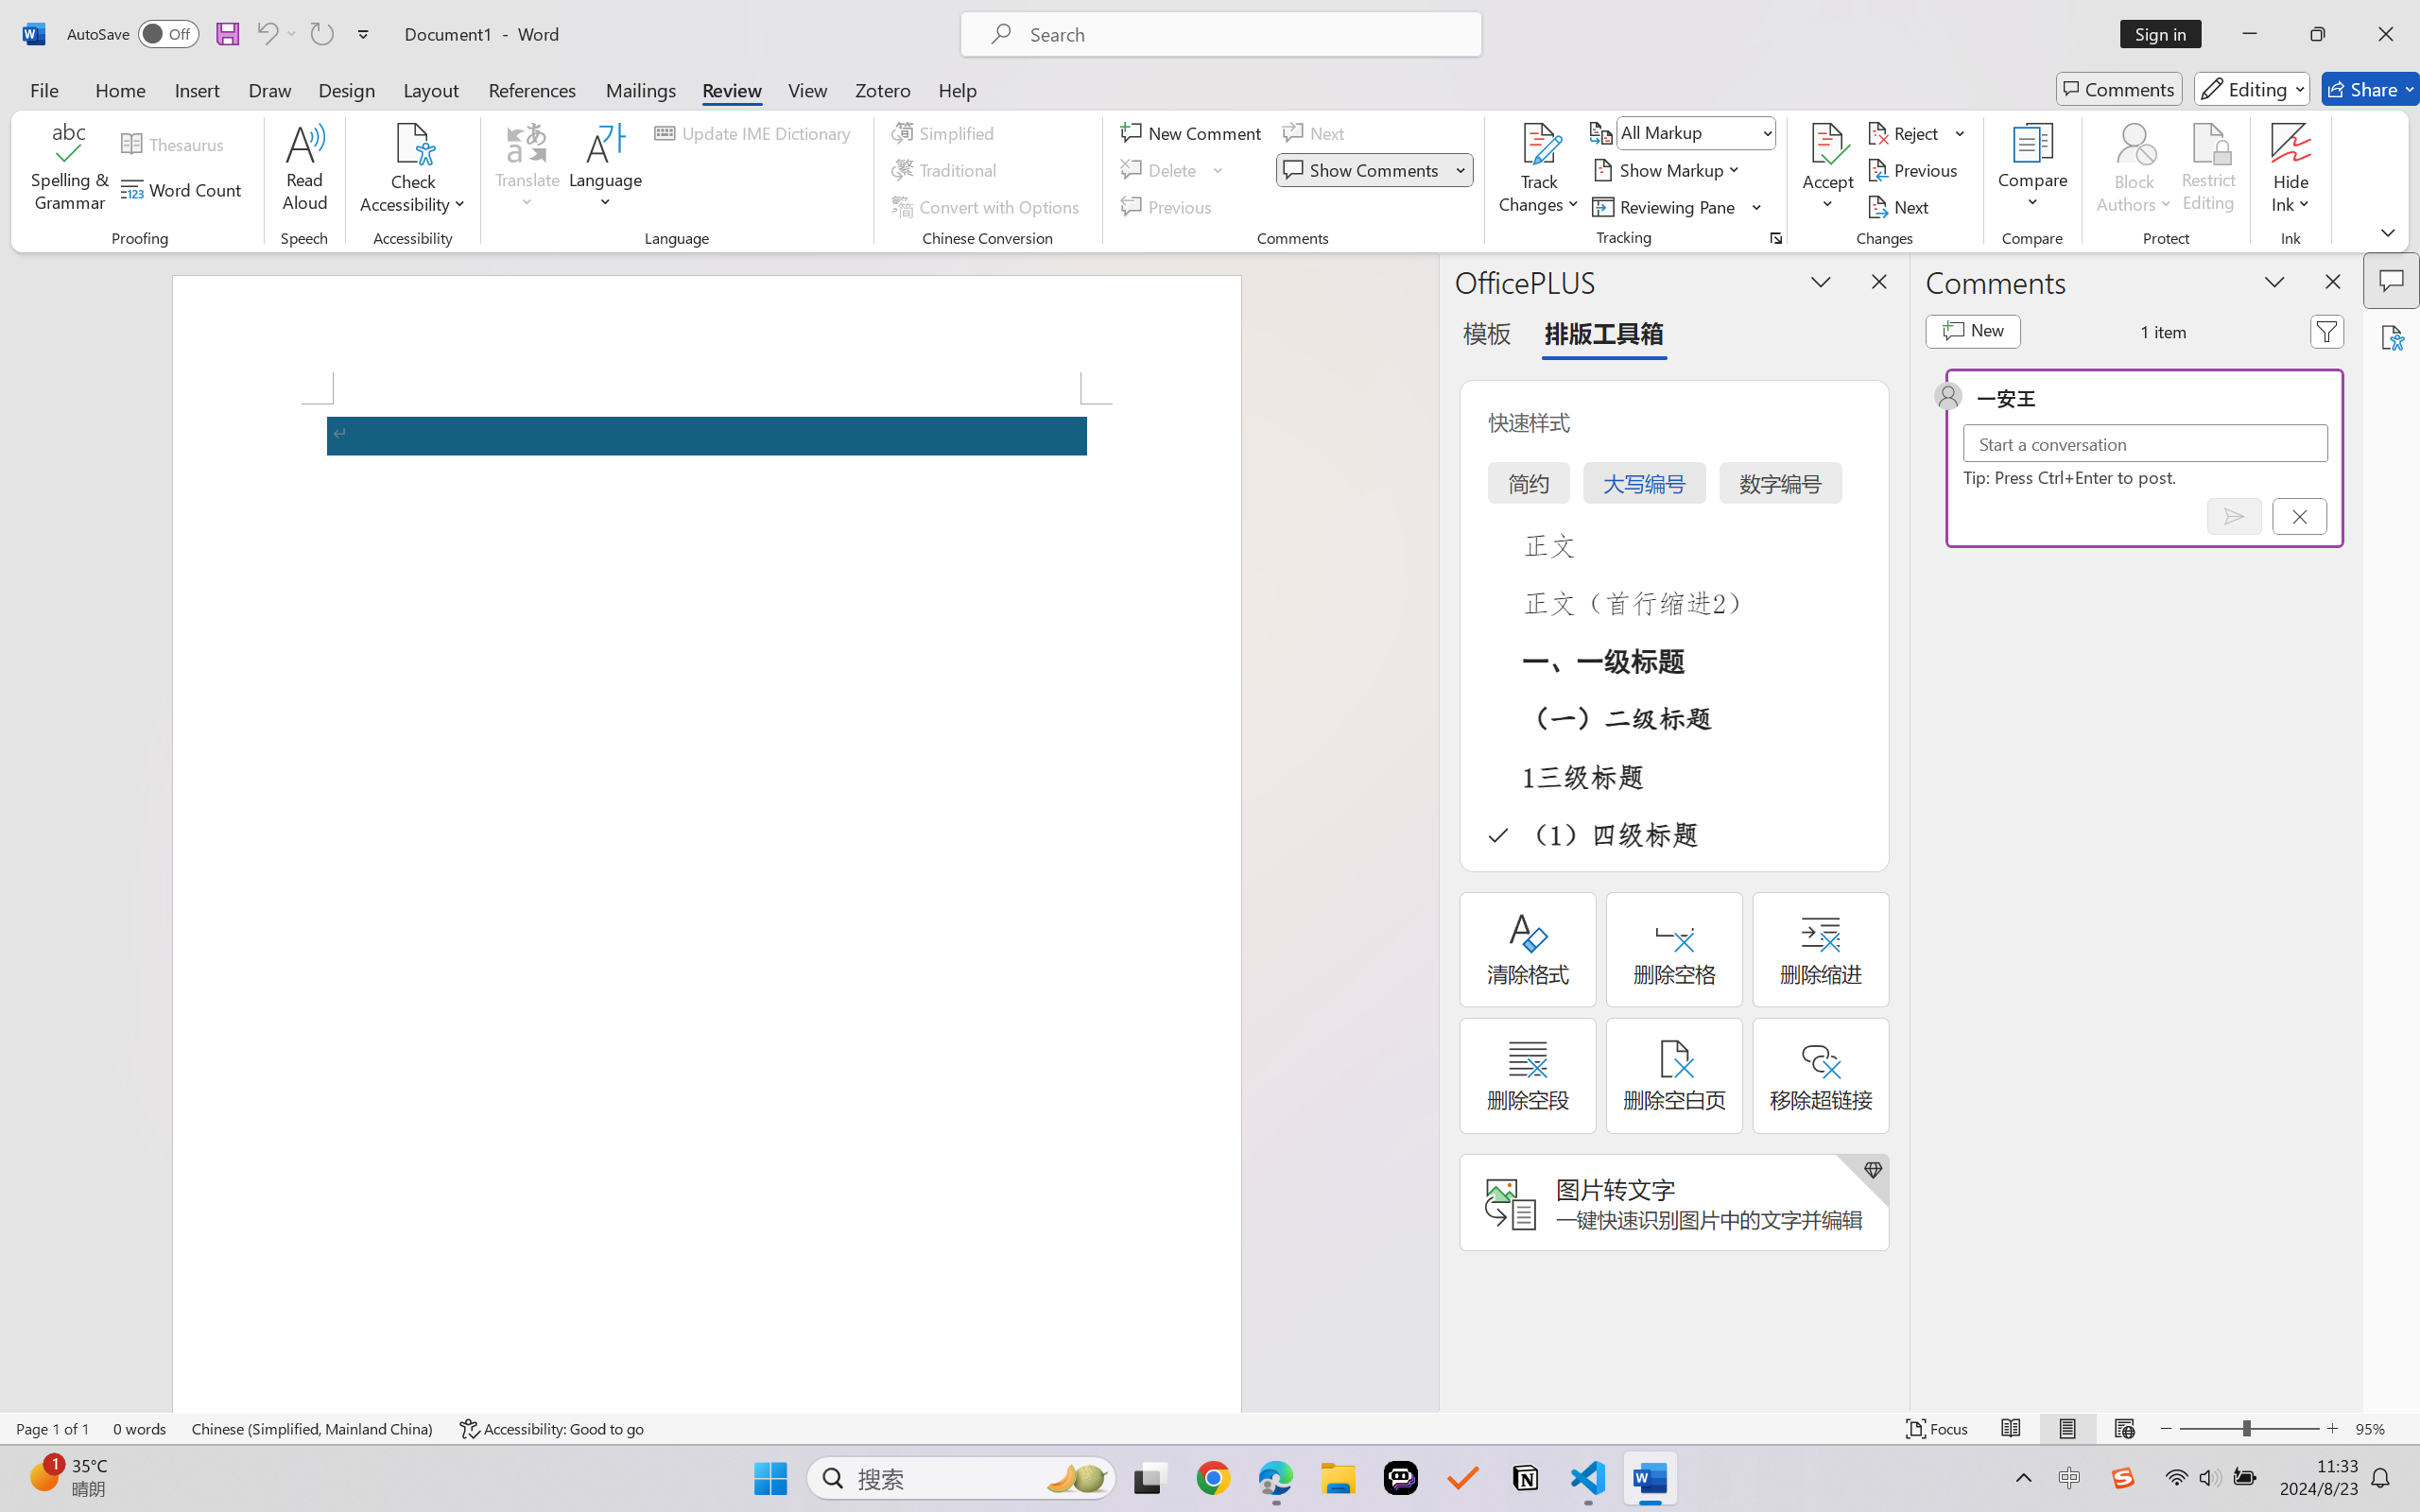 Image resolution: width=2420 pixels, height=1512 pixels. Describe the element at coordinates (946, 170) in the screenshot. I see `'Traditional'` at that location.